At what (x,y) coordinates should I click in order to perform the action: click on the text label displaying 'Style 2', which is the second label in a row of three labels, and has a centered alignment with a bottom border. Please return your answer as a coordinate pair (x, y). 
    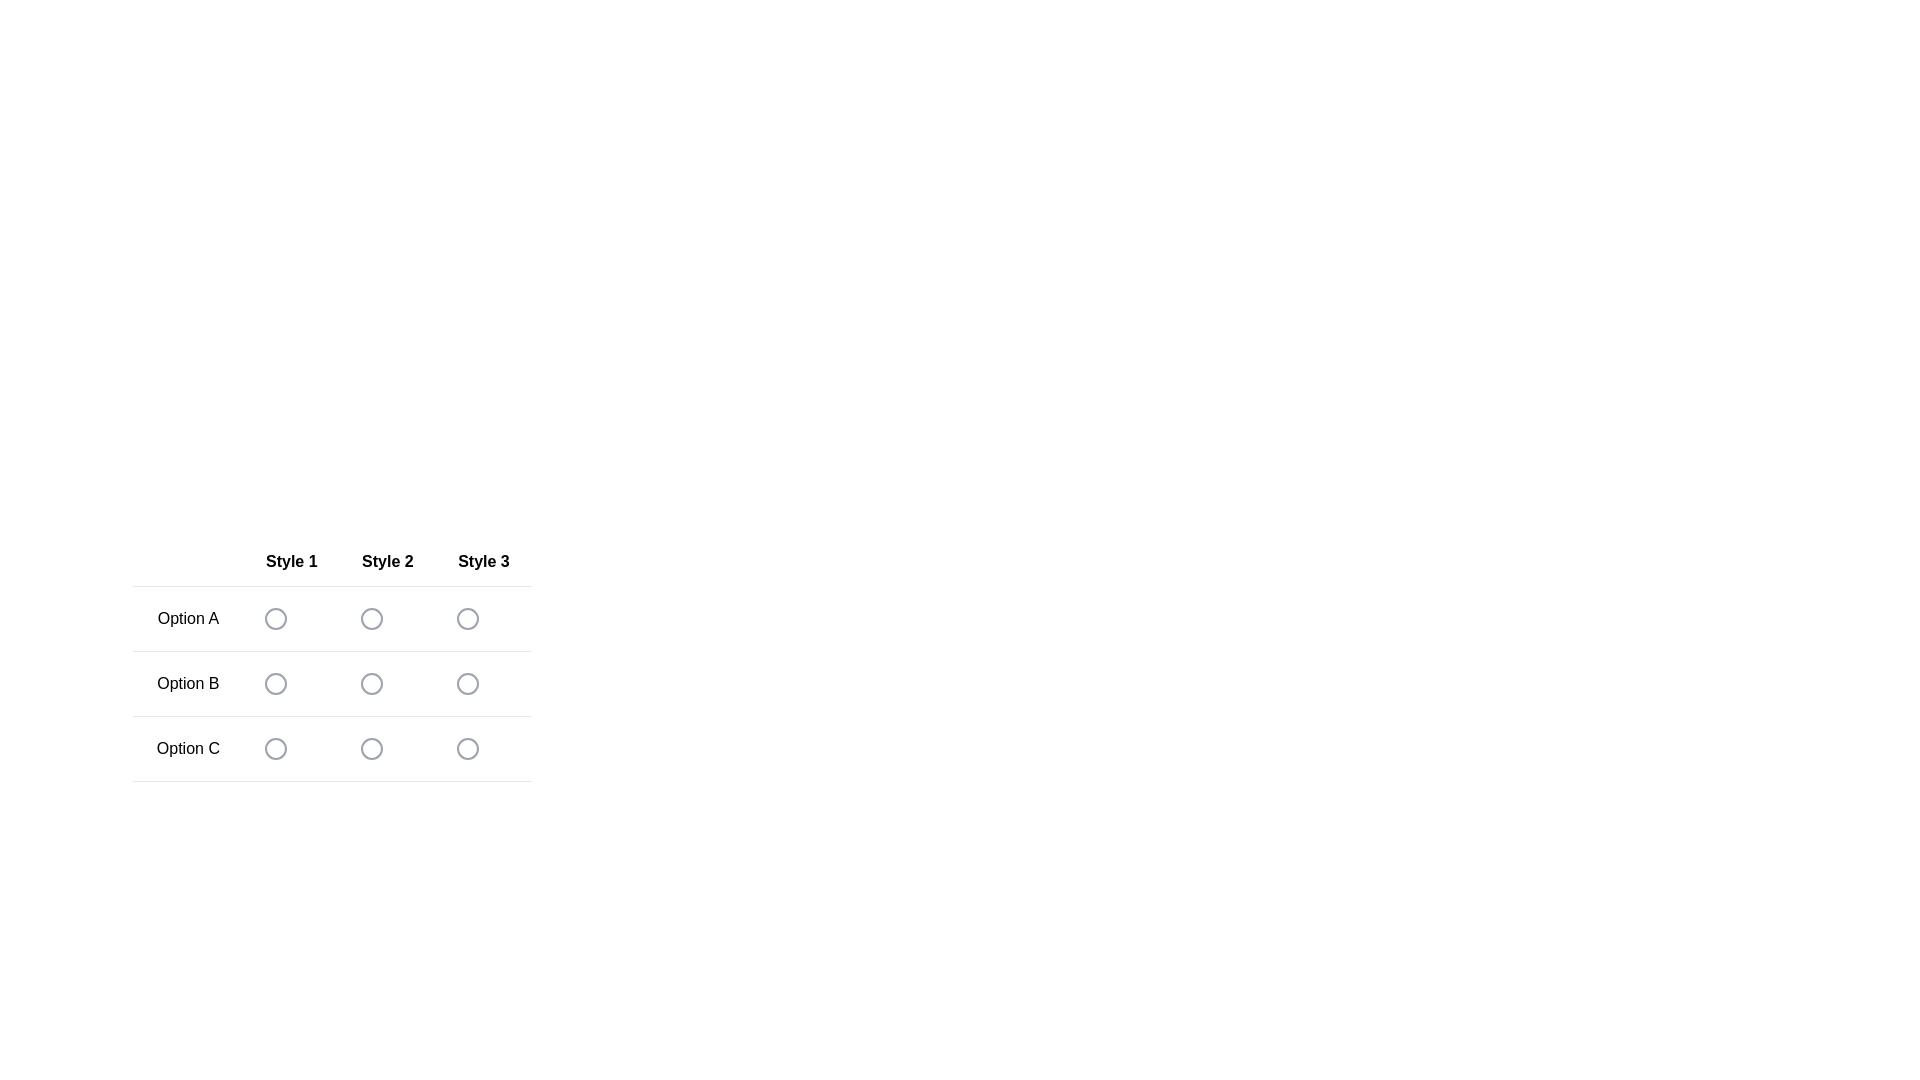
    Looking at the image, I should click on (387, 562).